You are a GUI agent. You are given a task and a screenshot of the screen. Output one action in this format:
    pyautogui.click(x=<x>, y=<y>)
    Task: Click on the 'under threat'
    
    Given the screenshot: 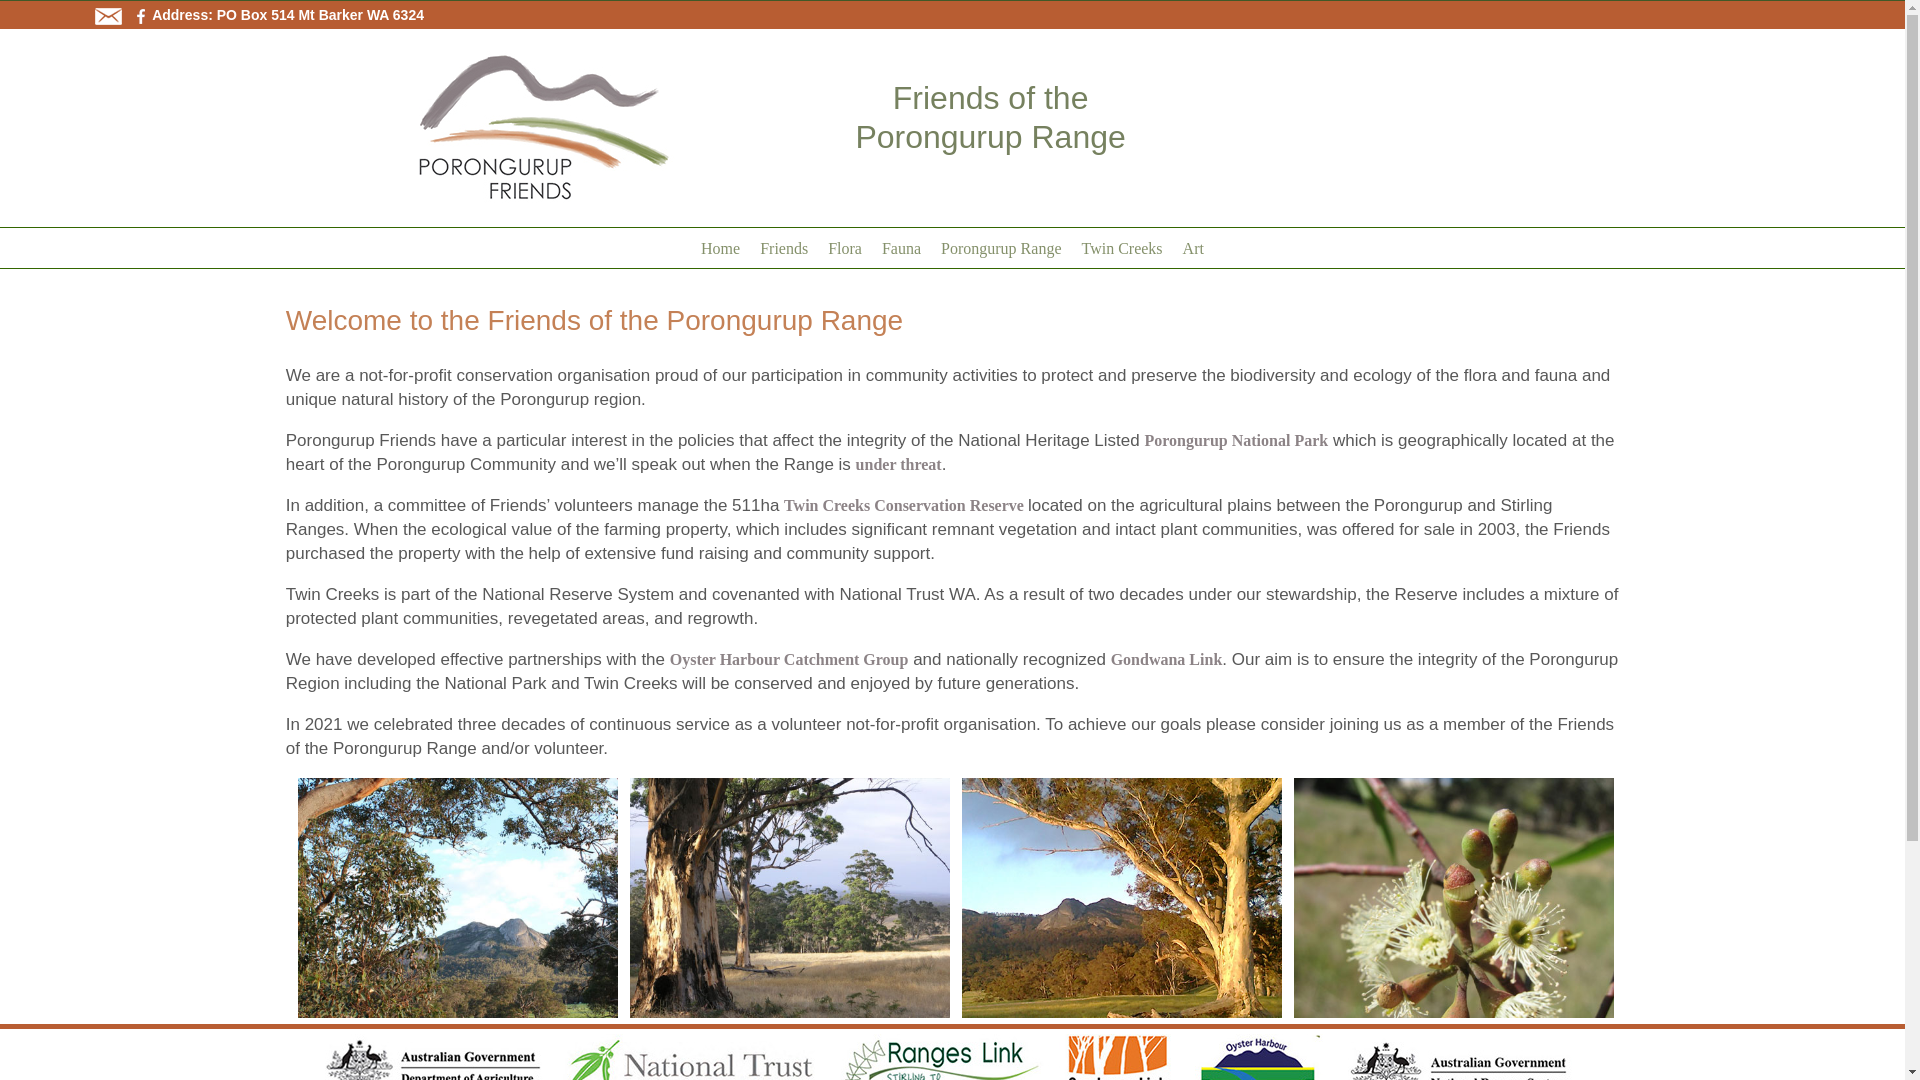 What is the action you would take?
    pyautogui.click(x=897, y=464)
    